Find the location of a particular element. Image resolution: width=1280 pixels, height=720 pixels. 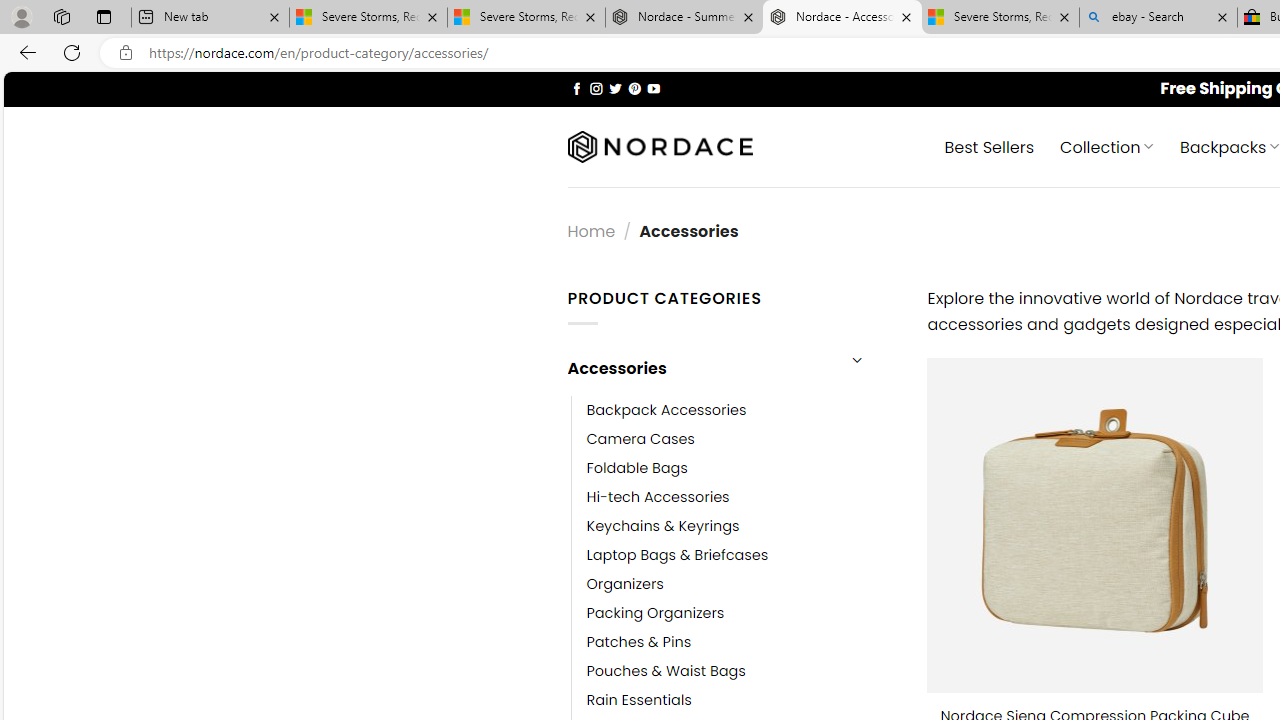

'Backpack Accessories' is located at coordinates (666, 409).